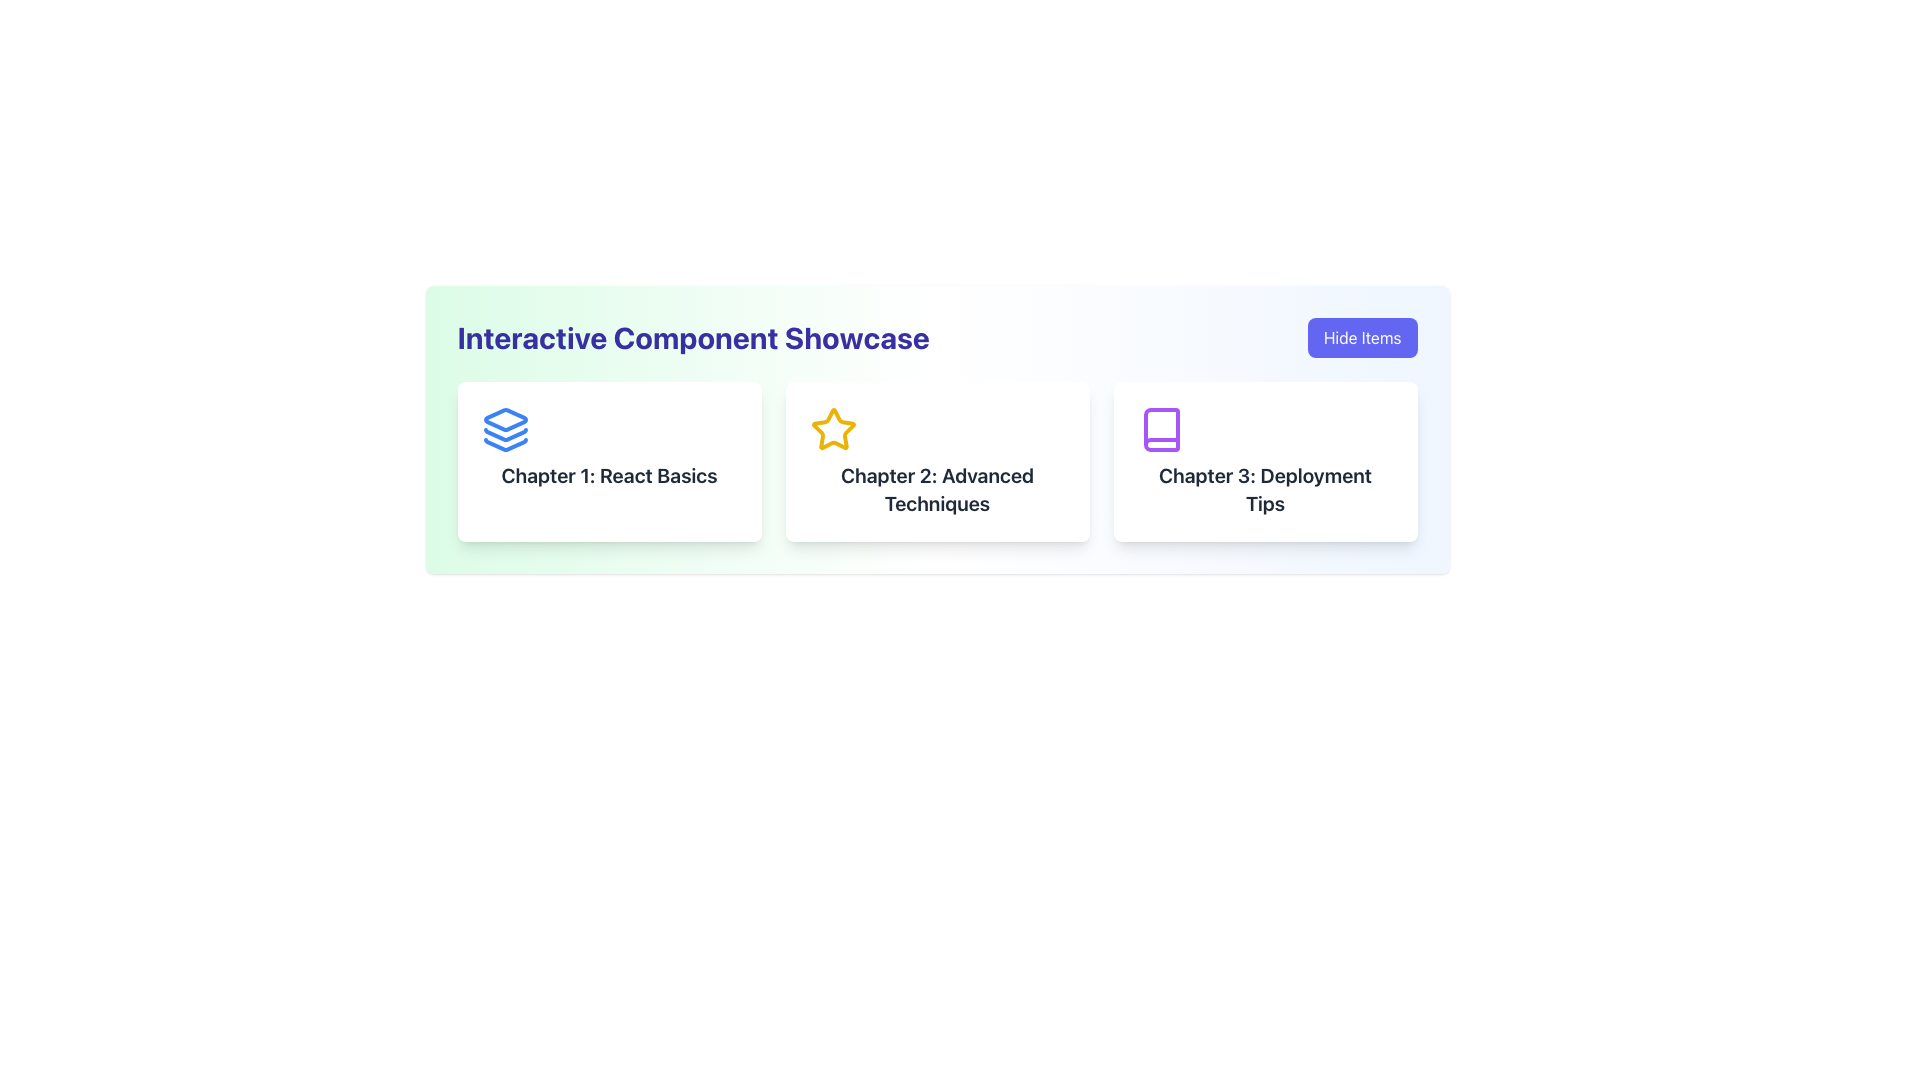 The width and height of the screenshot is (1920, 1080). I want to click on the 'Hide Items' button with rounded corners and an indigo background, so click(1361, 337).